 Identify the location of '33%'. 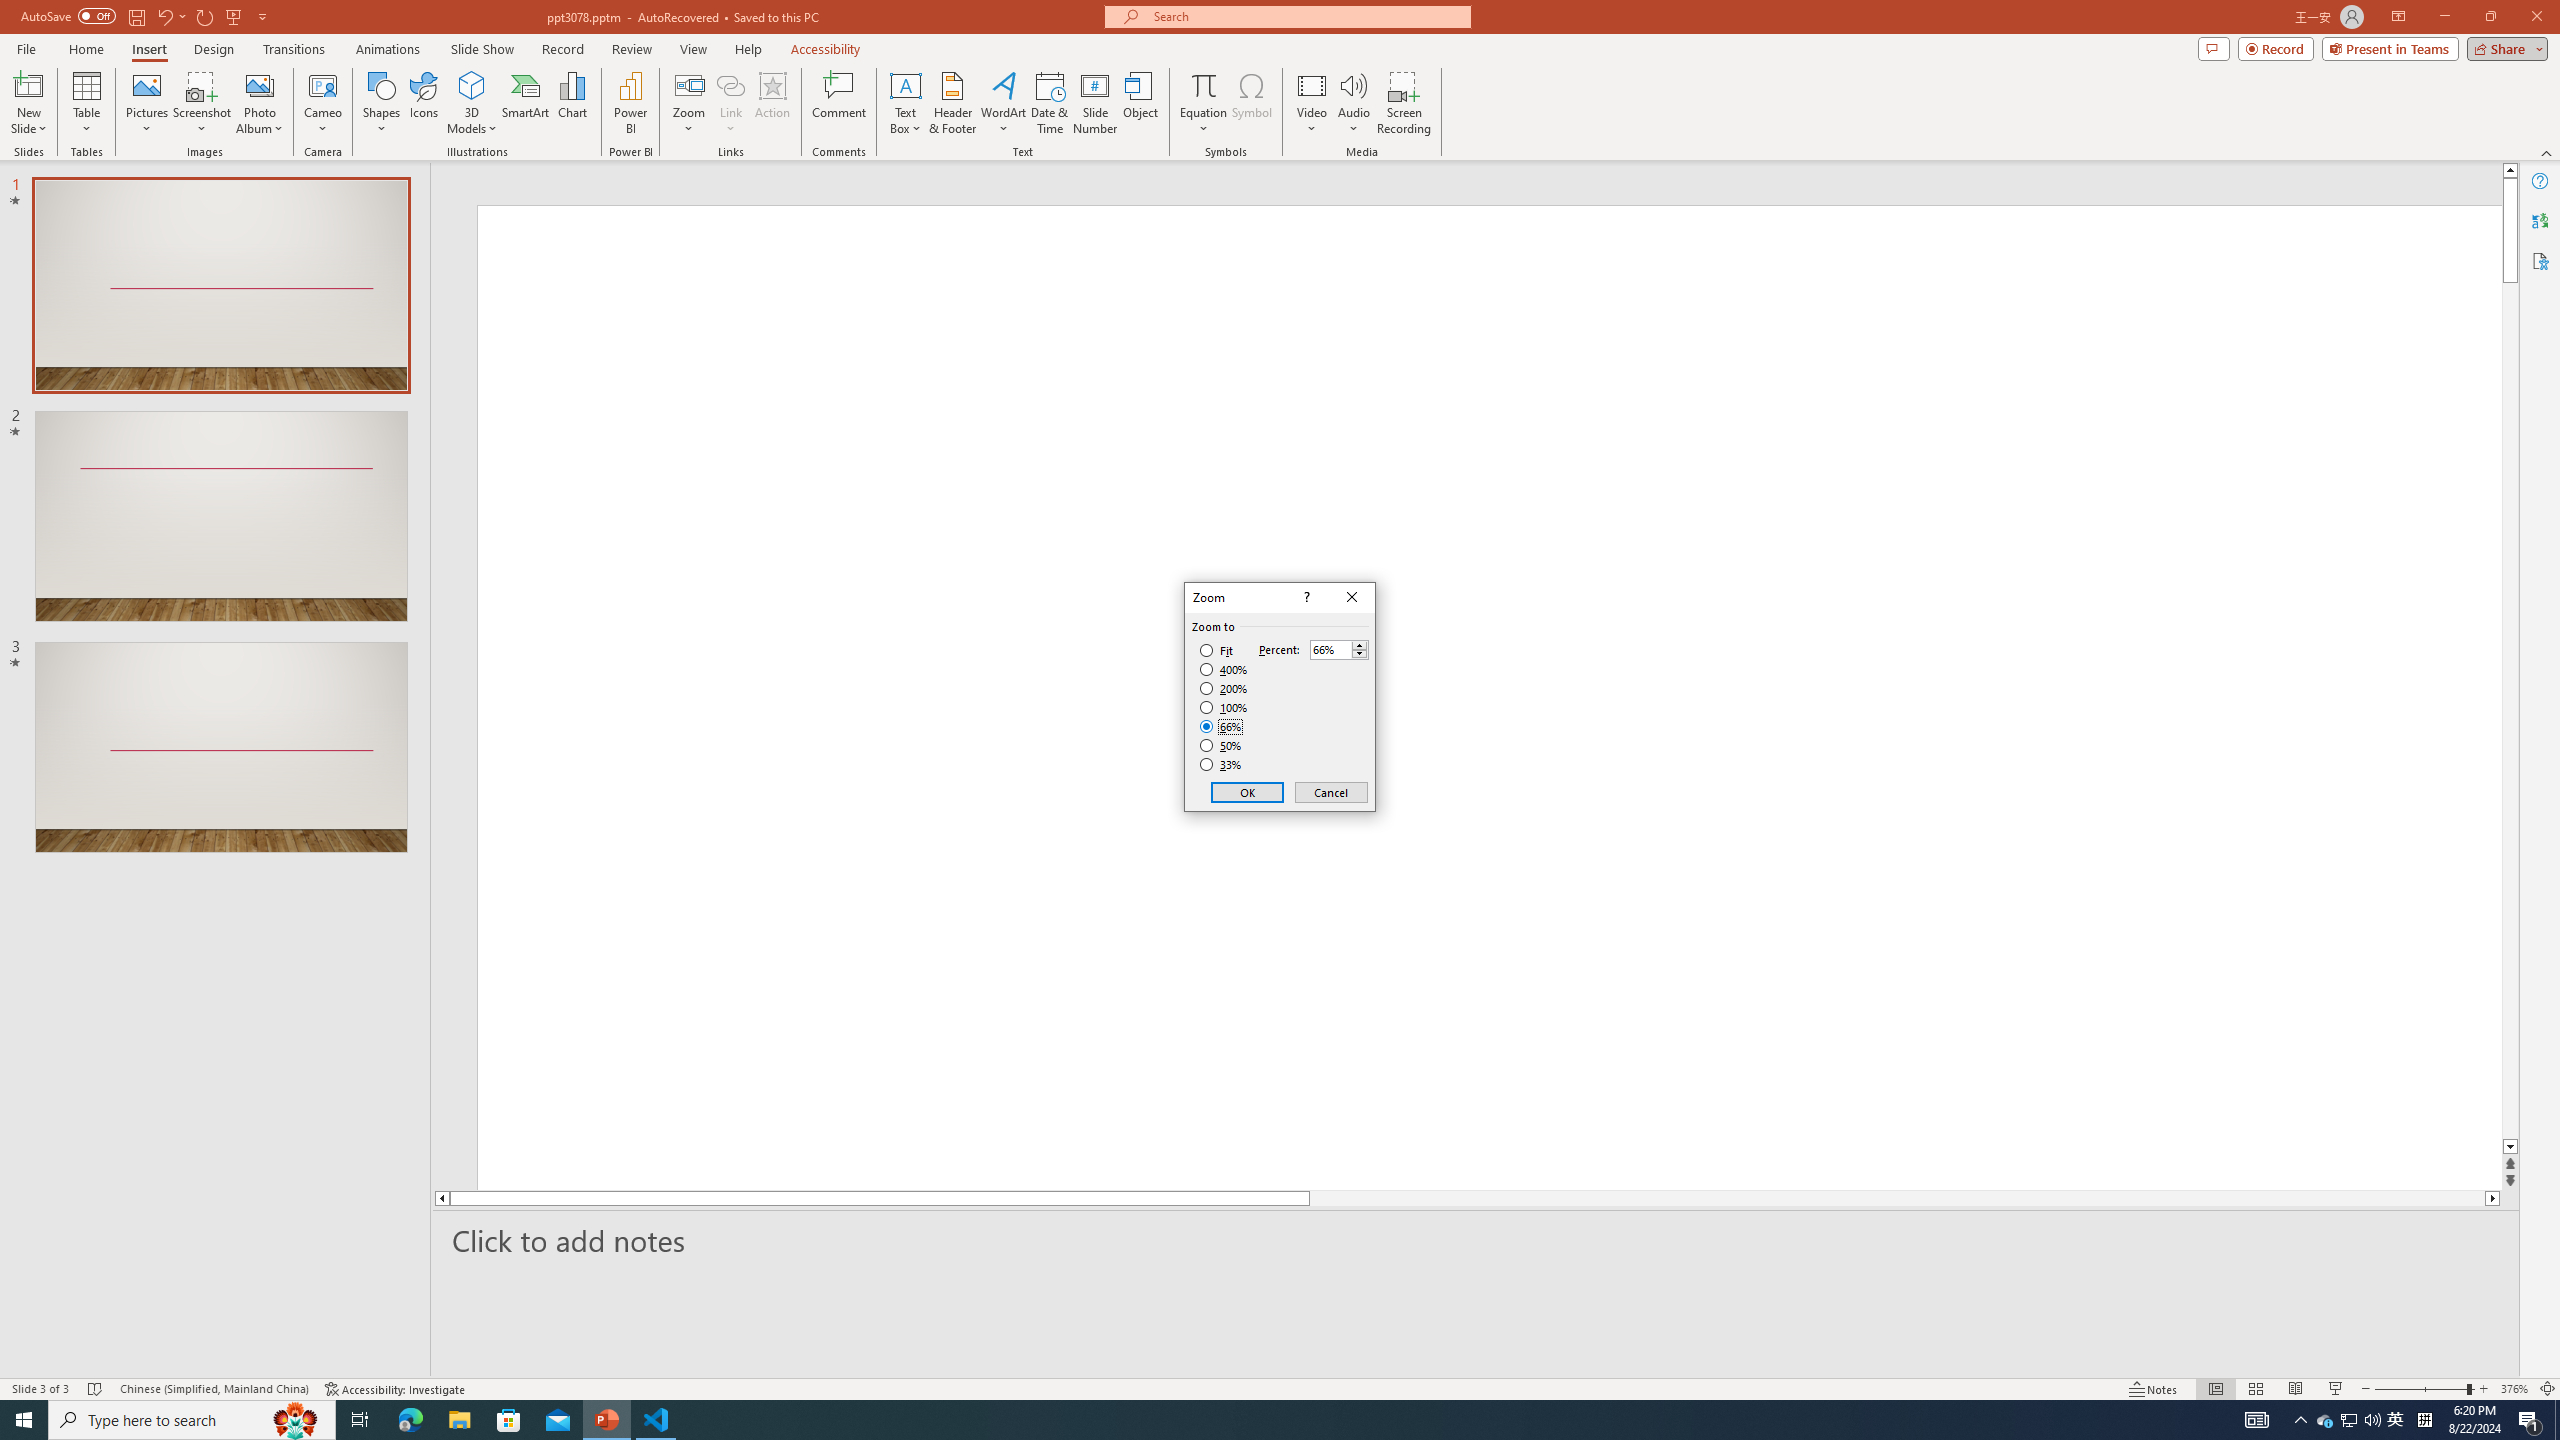
(1222, 765).